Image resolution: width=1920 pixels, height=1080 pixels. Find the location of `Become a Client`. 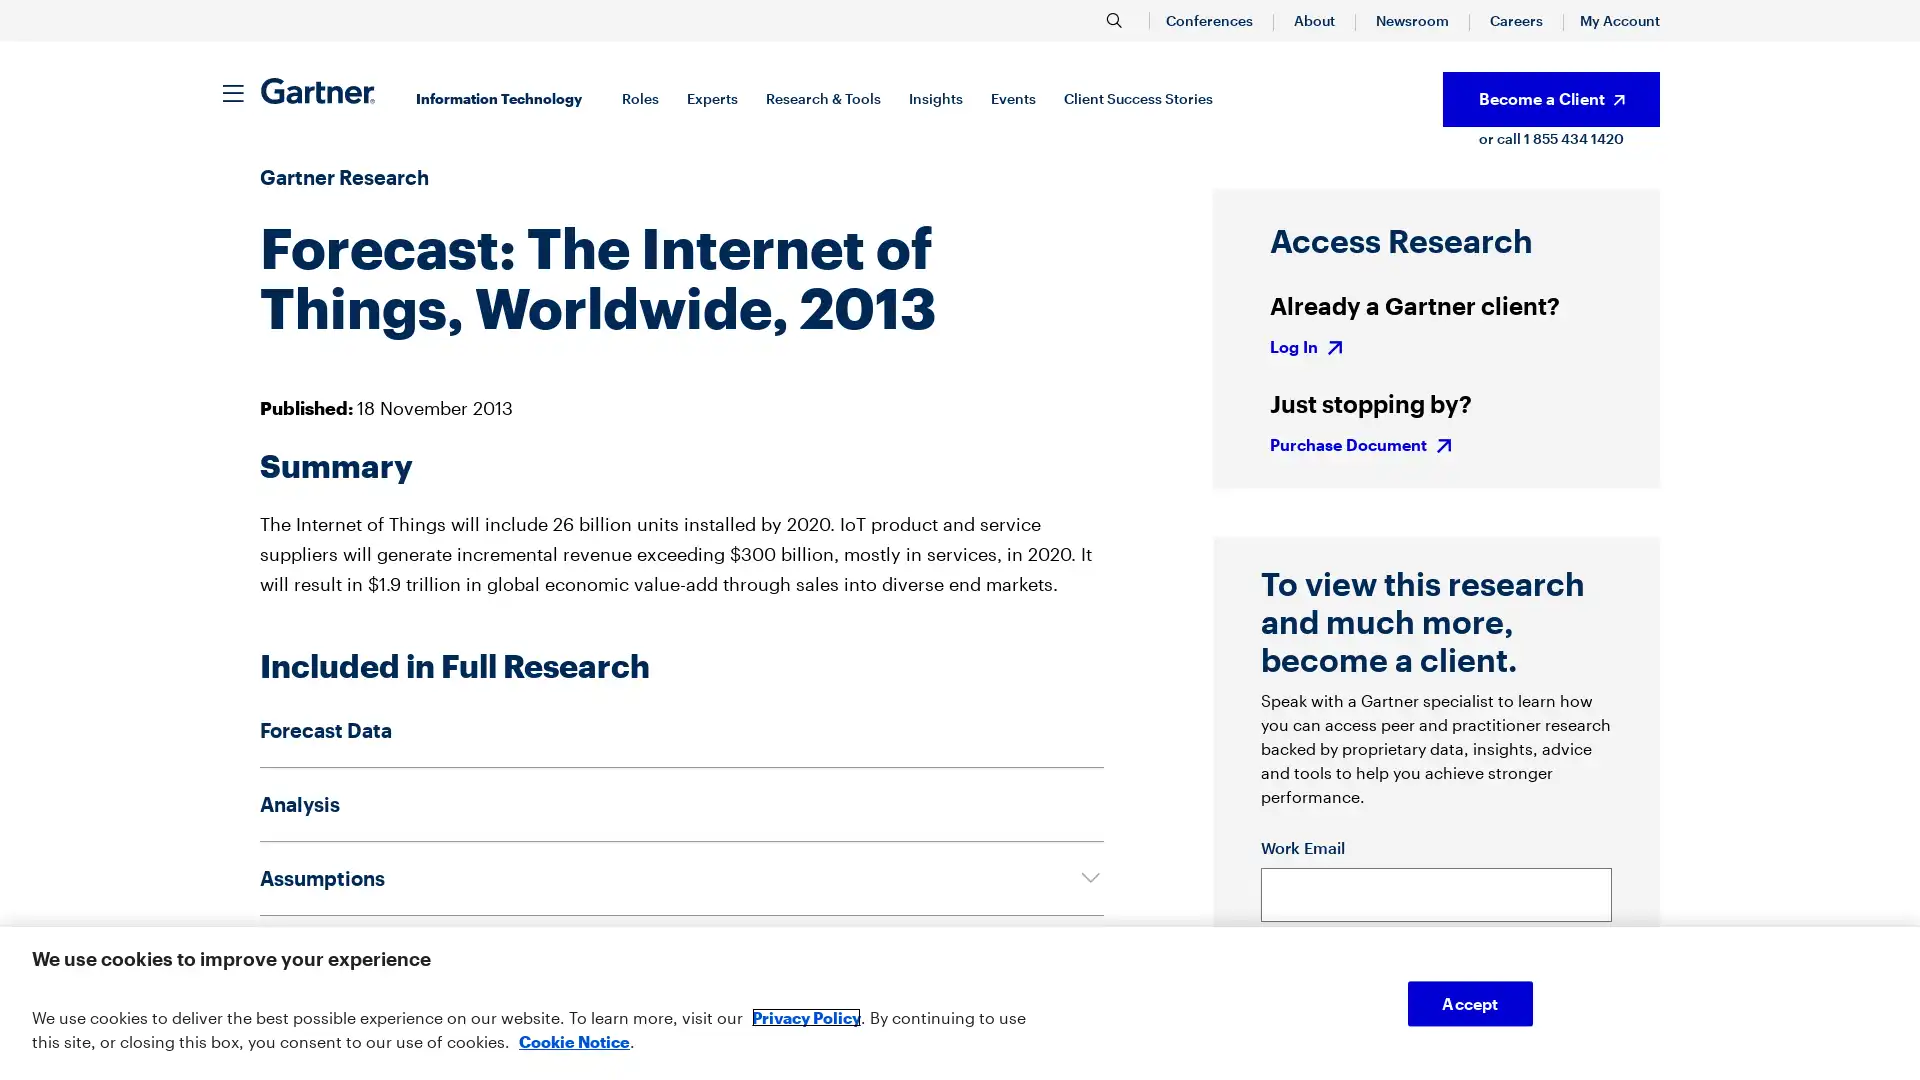

Become a Client is located at coordinates (1550, 99).